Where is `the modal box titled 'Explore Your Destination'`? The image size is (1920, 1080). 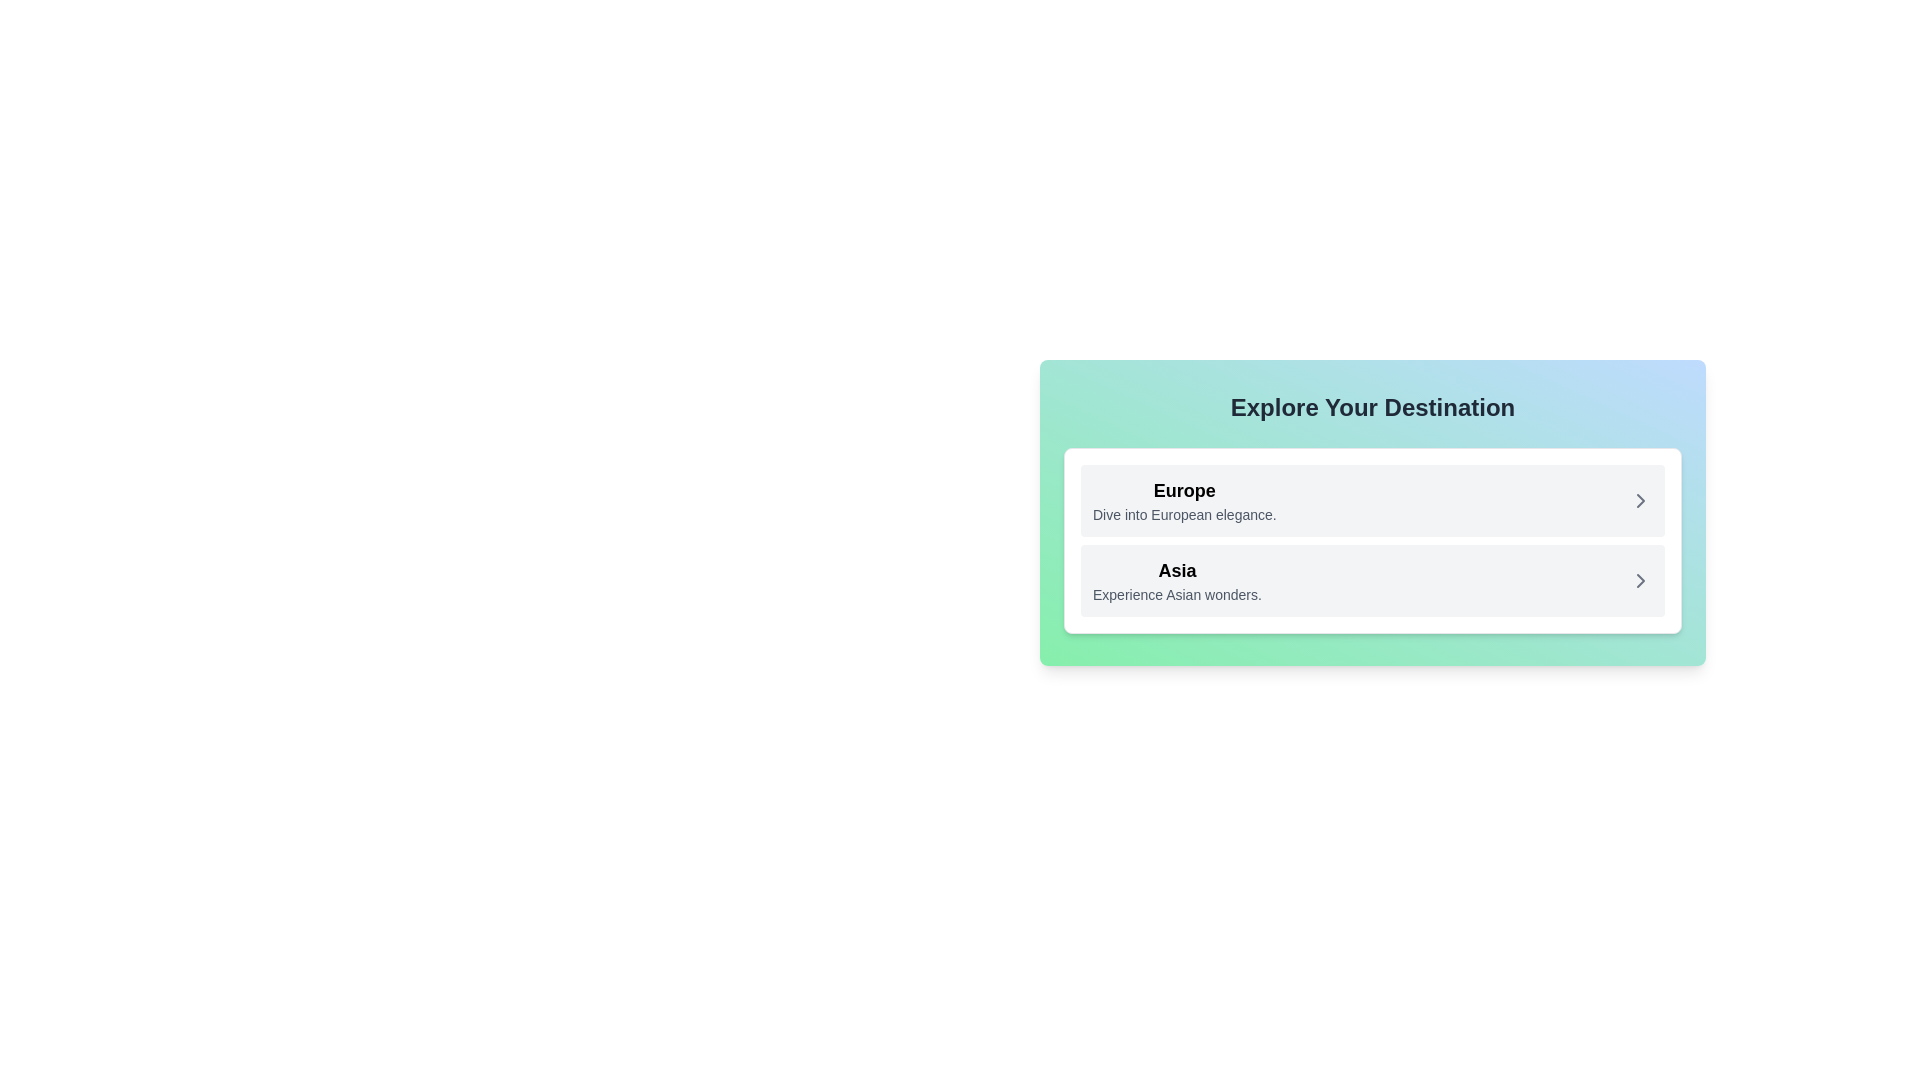
the modal box titled 'Explore Your Destination' is located at coordinates (1371, 544).